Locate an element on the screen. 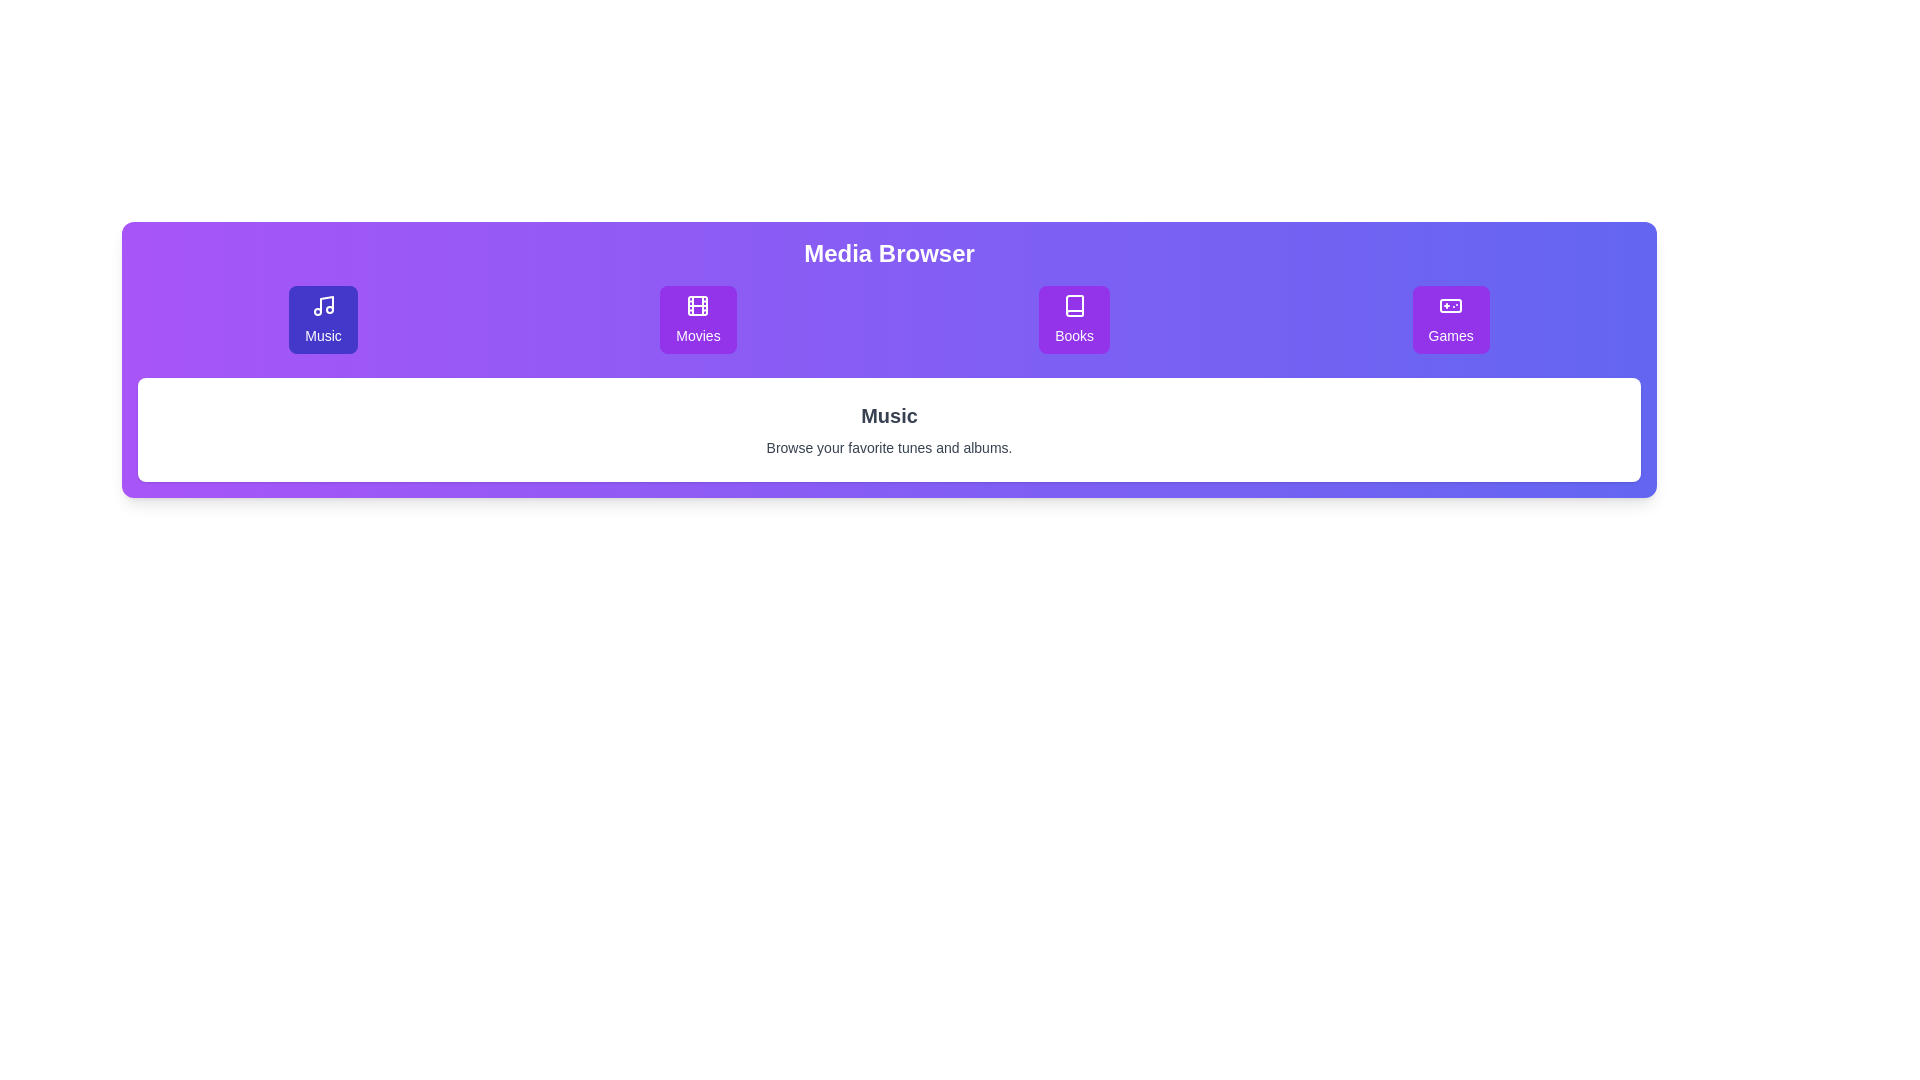 Image resolution: width=1920 pixels, height=1080 pixels. the third button in the horizontal series labeled 'Media Browser' is located at coordinates (1073, 319).